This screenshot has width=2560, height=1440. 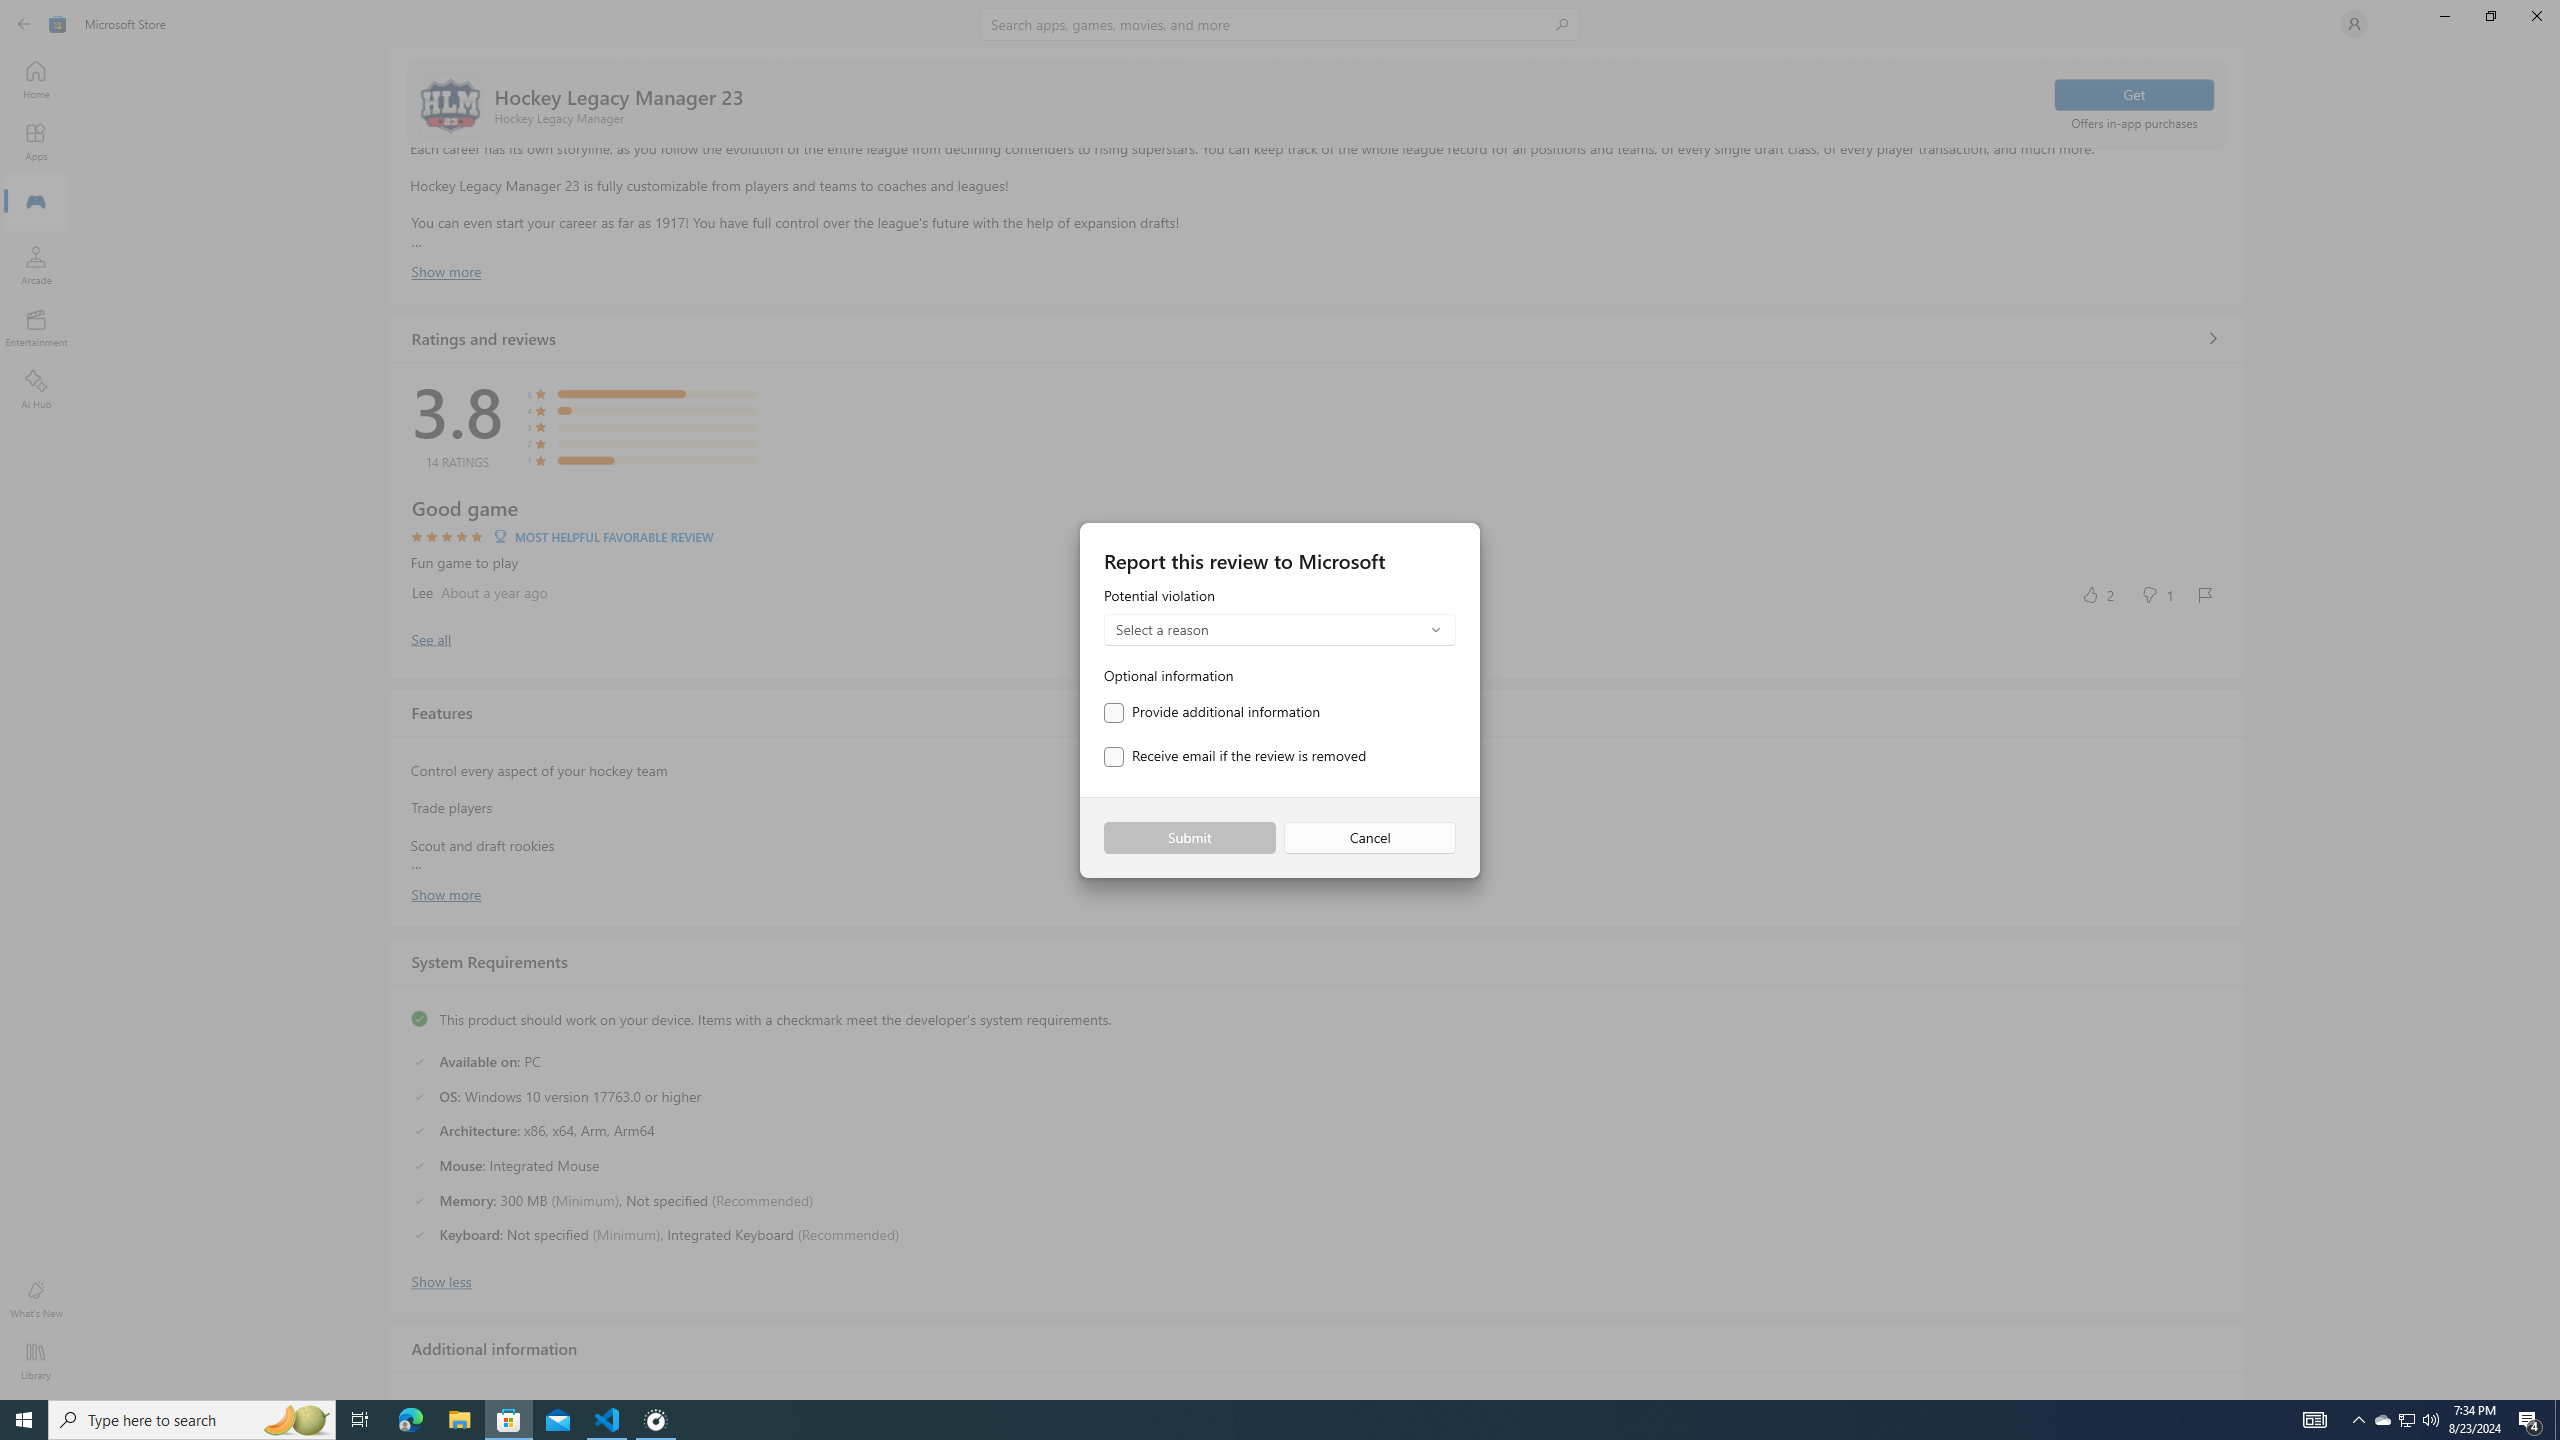 I want to click on 'Arcade', so click(x=34, y=264).